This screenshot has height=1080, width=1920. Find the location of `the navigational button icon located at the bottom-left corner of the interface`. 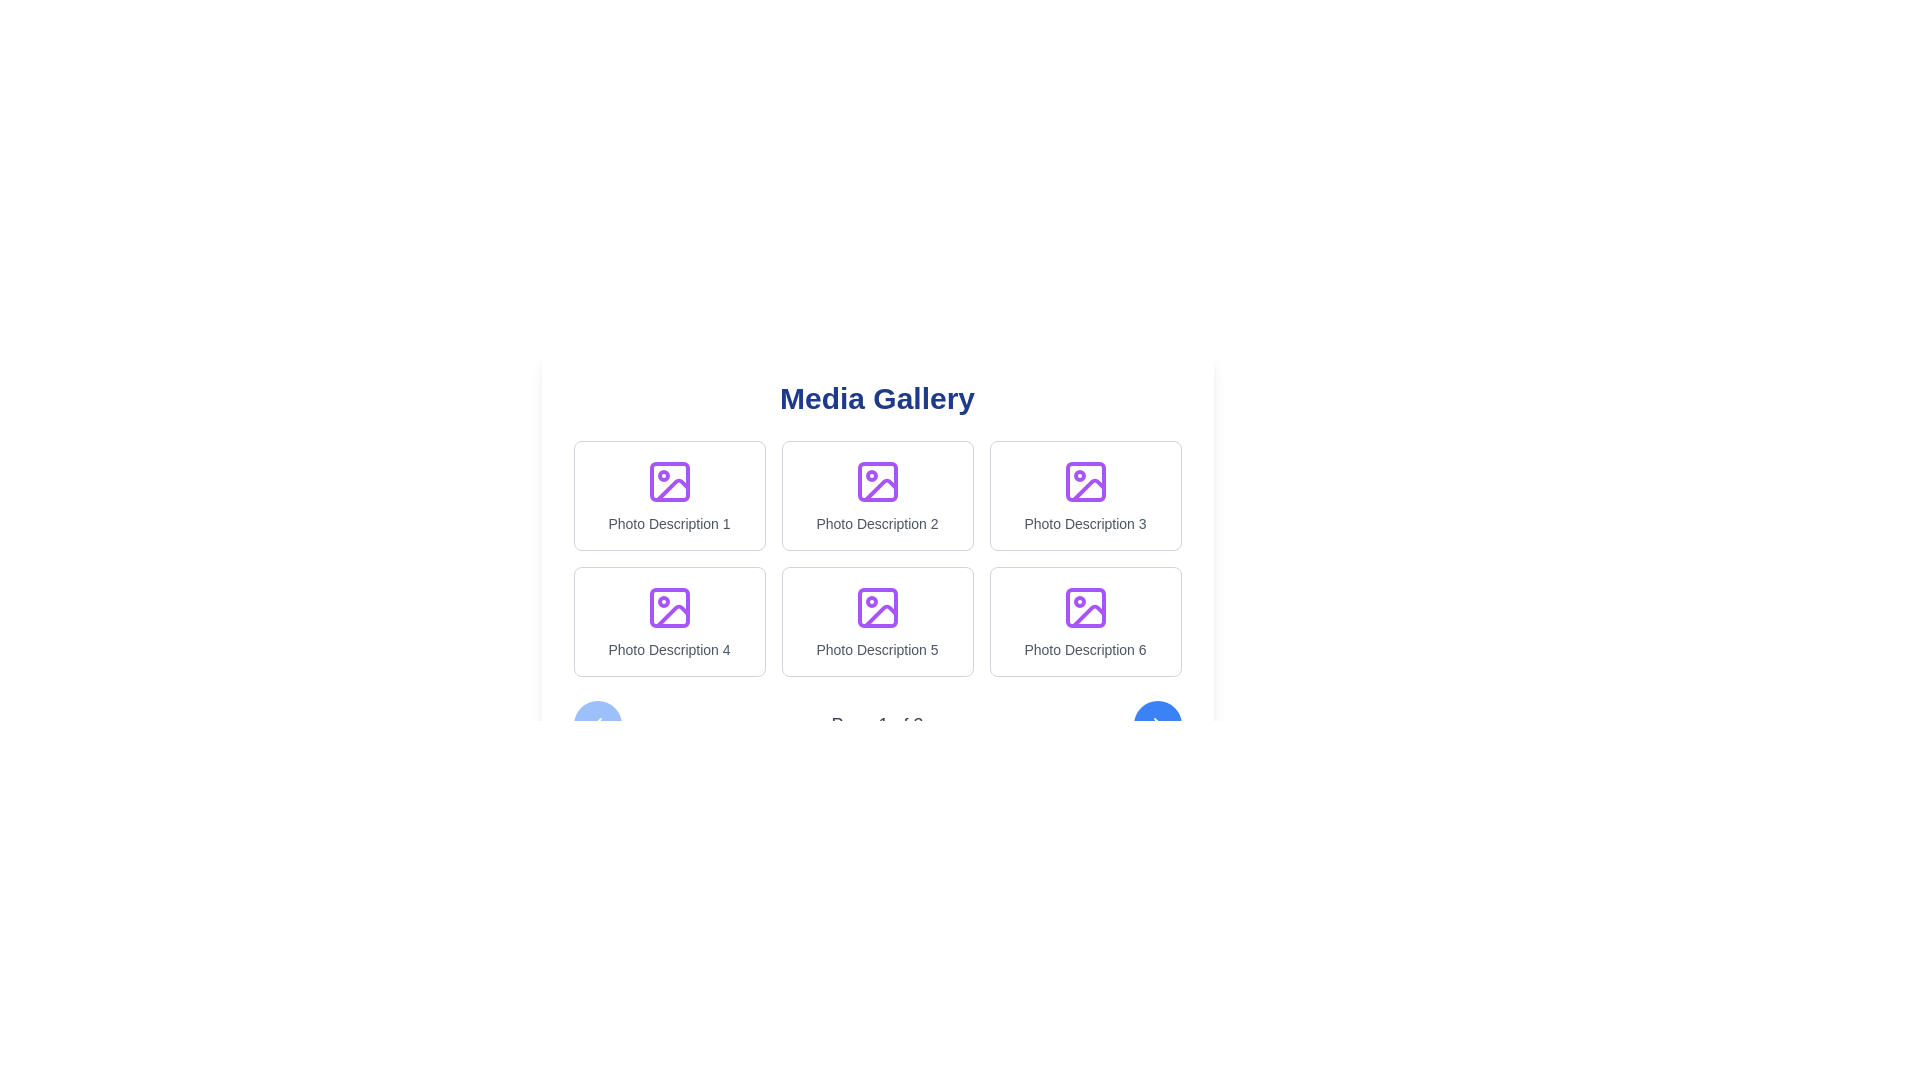

the navigational button icon located at the bottom-left corner of the interface is located at coordinates (596, 725).